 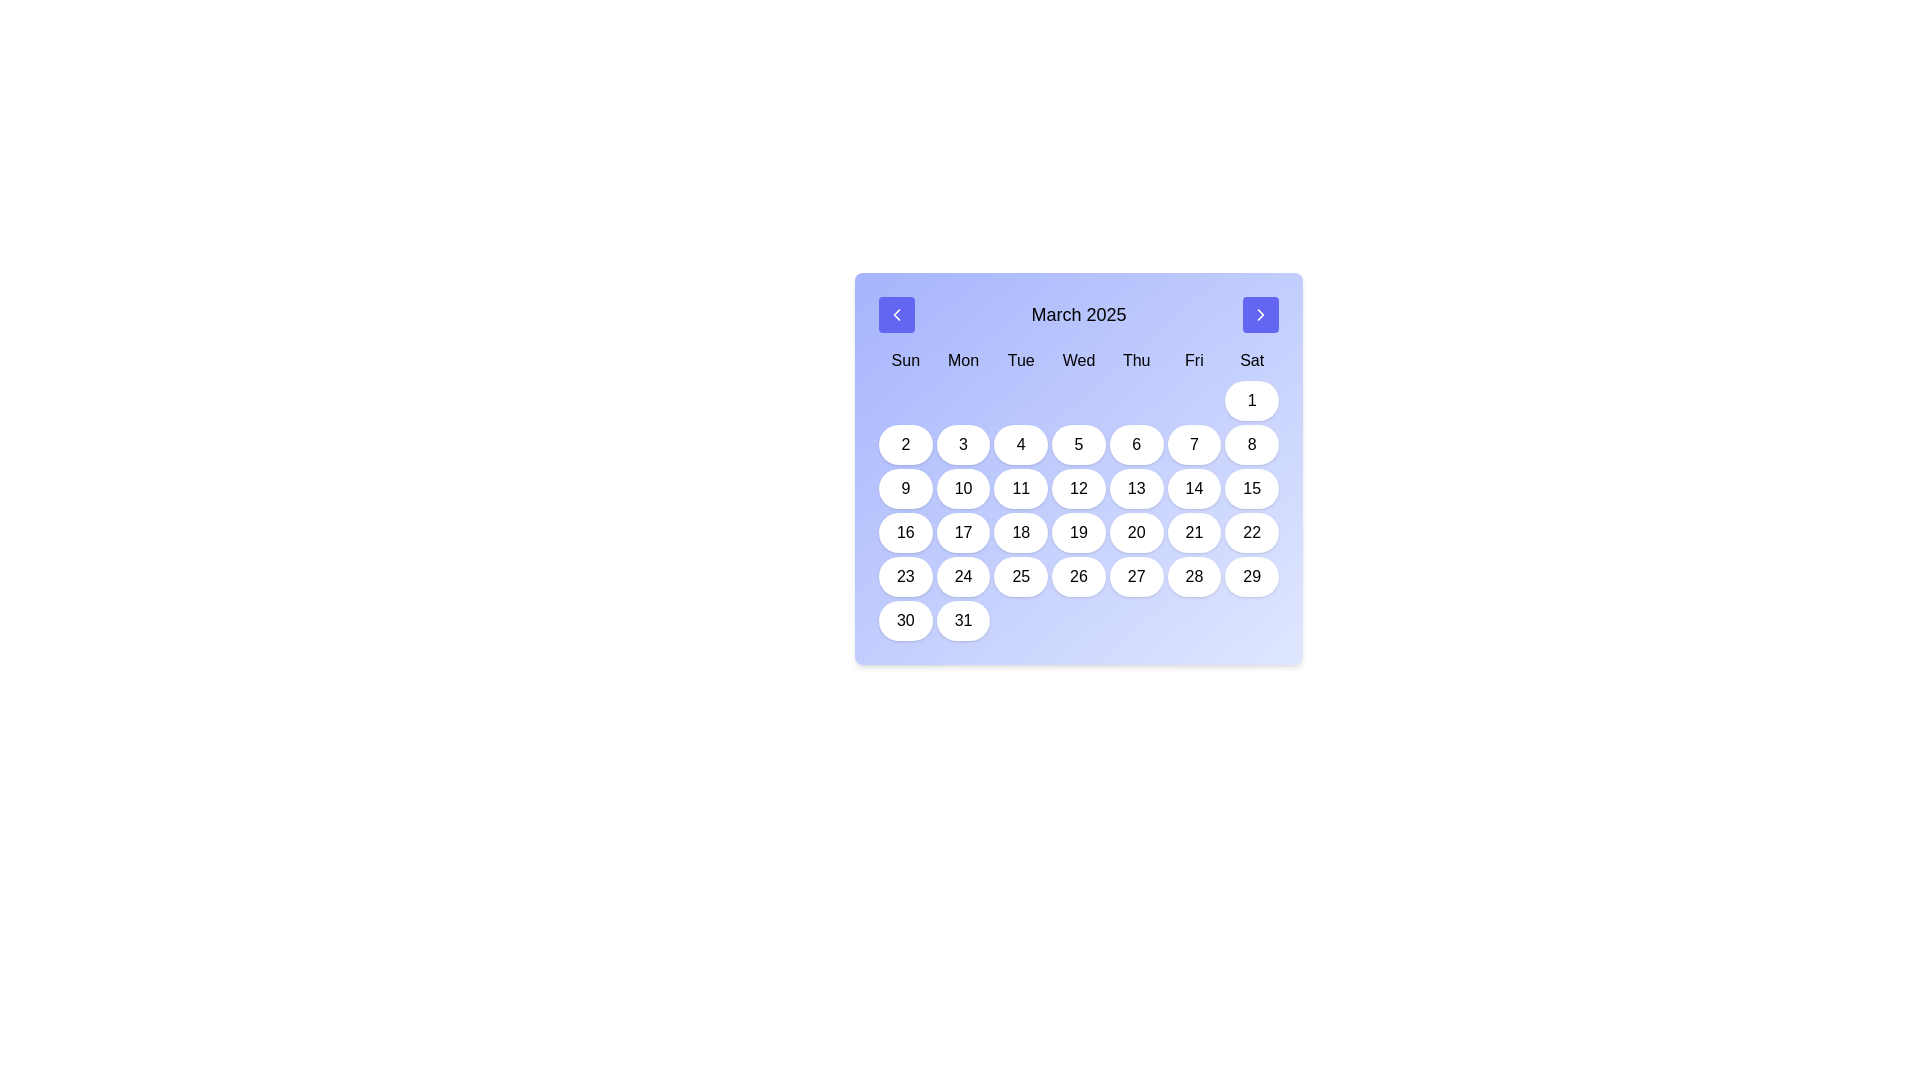 What do you see at coordinates (1078, 489) in the screenshot?
I see `the selectable date button representing the 12th of the month in the calendar interface to observe the styling change` at bounding box center [1078, 489].